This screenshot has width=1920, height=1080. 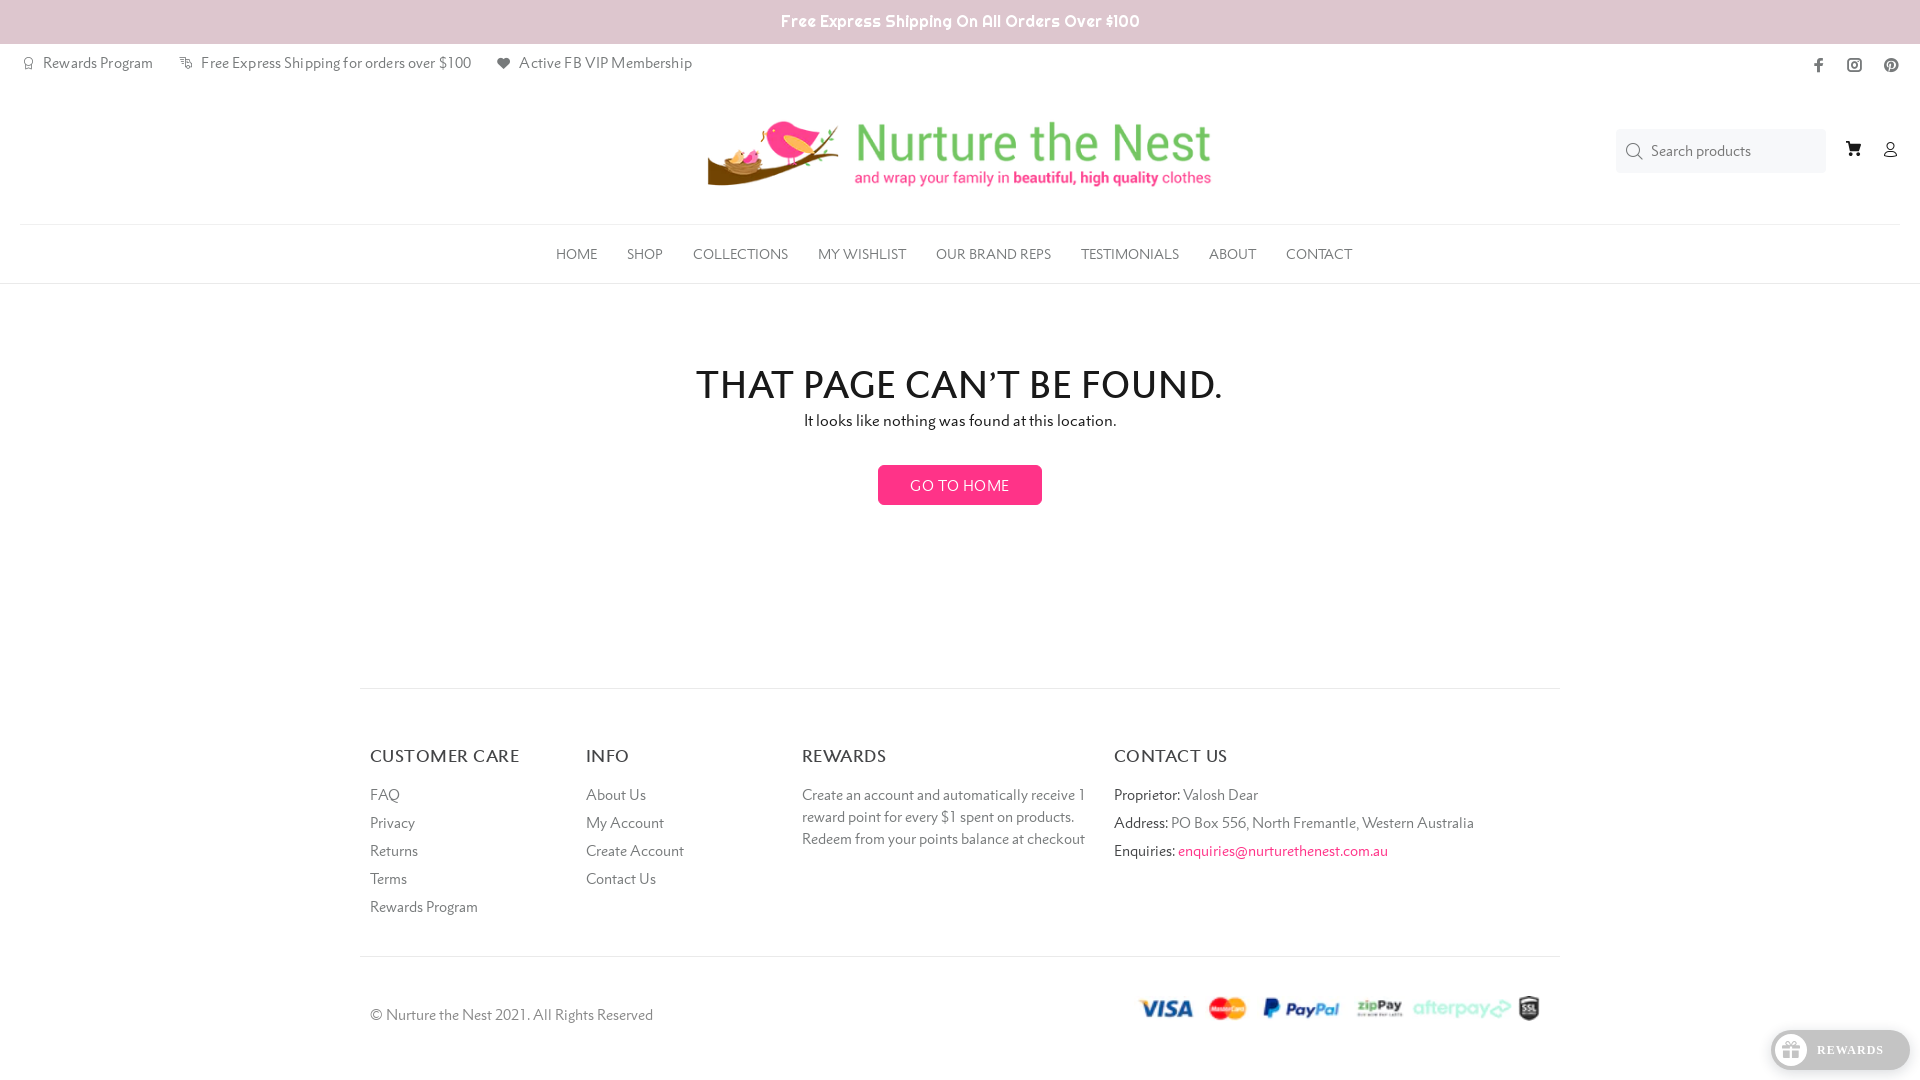 I want to click on 'Returns', so click(x=369, y=851).